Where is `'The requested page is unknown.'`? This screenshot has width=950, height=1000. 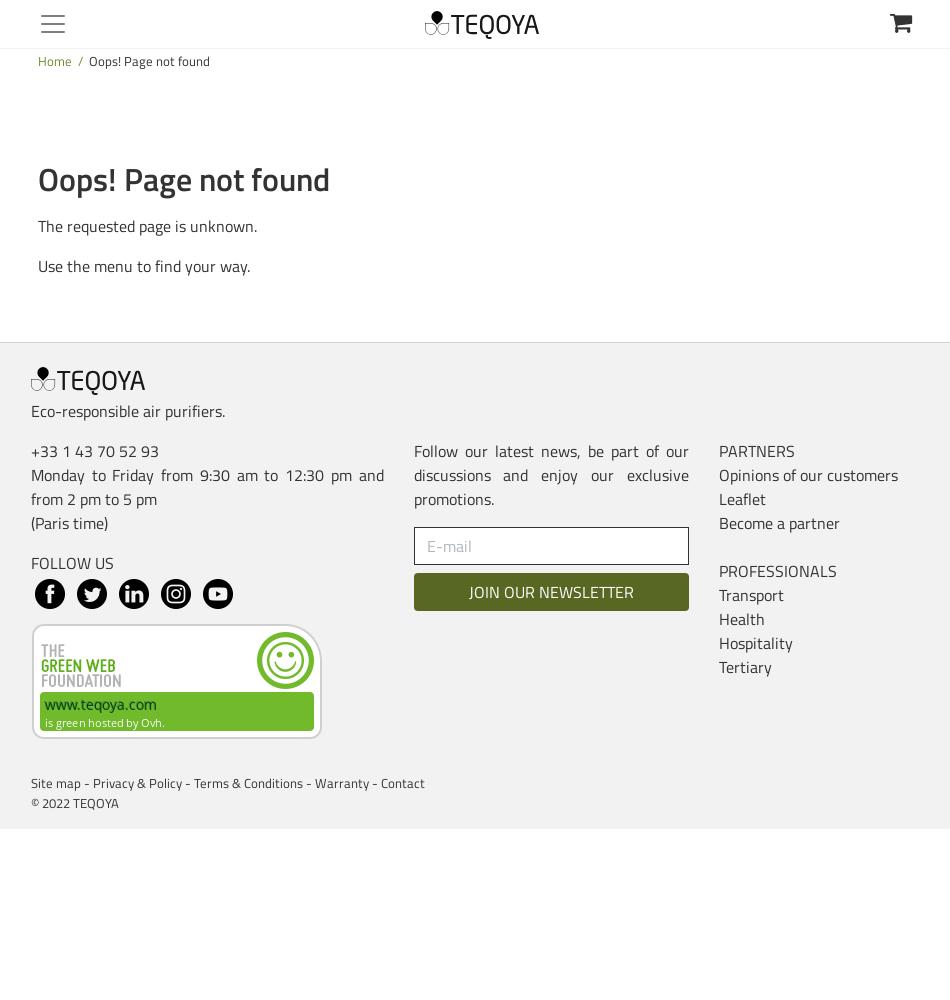
'The requested page is unknown.' is located at coordinates (147, 225).